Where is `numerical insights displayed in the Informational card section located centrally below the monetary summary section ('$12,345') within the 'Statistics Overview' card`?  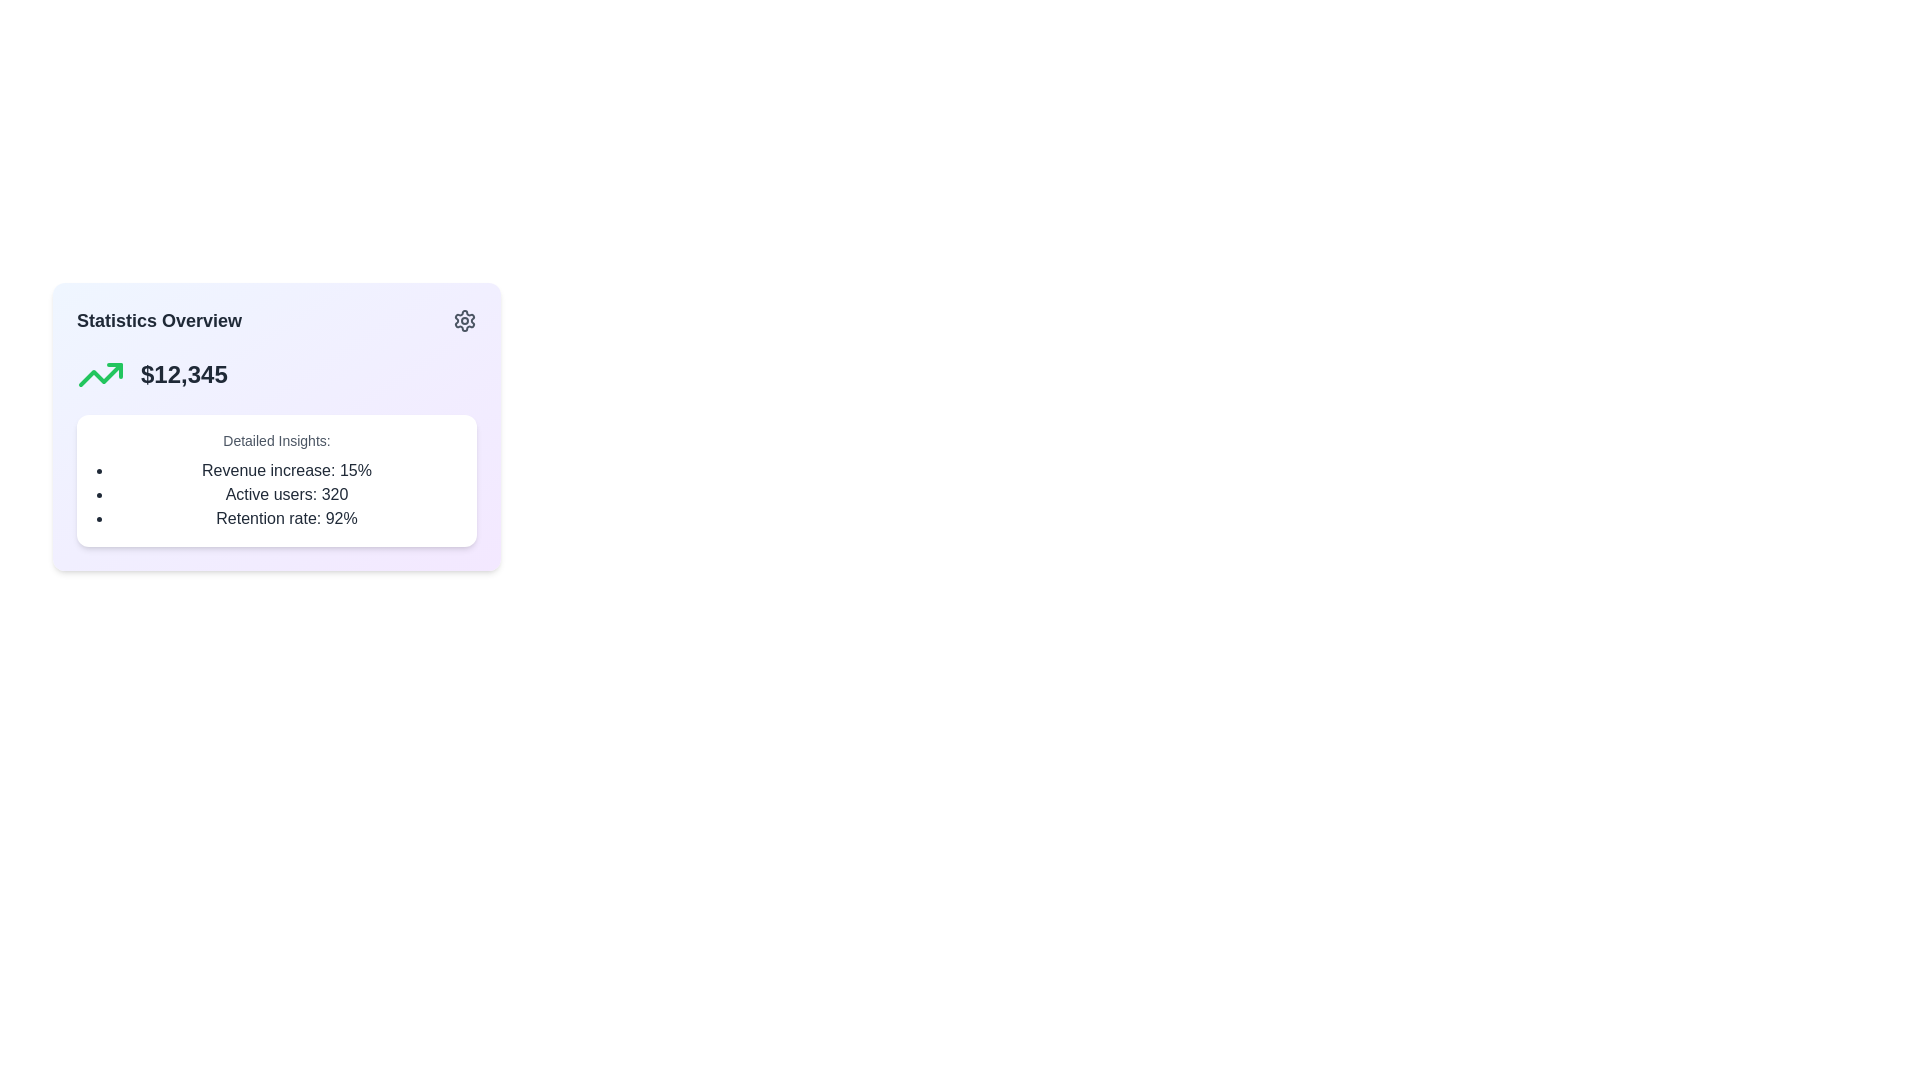
numerical insights displayed in the Informational card section located centrally below the monetary summary section ('$12,345') within the 'Statistics Overview' card is located at coordinates (276, 481).